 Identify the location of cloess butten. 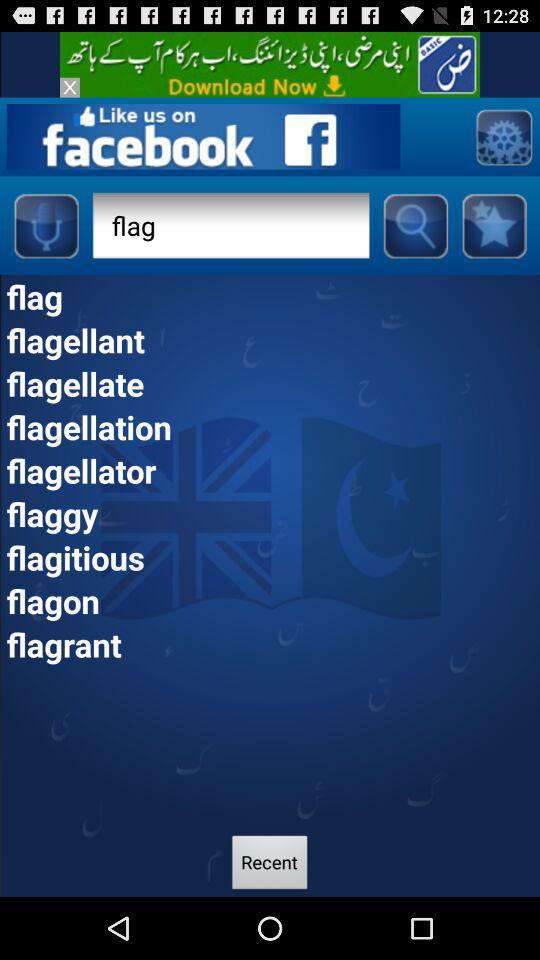
(68, 87).